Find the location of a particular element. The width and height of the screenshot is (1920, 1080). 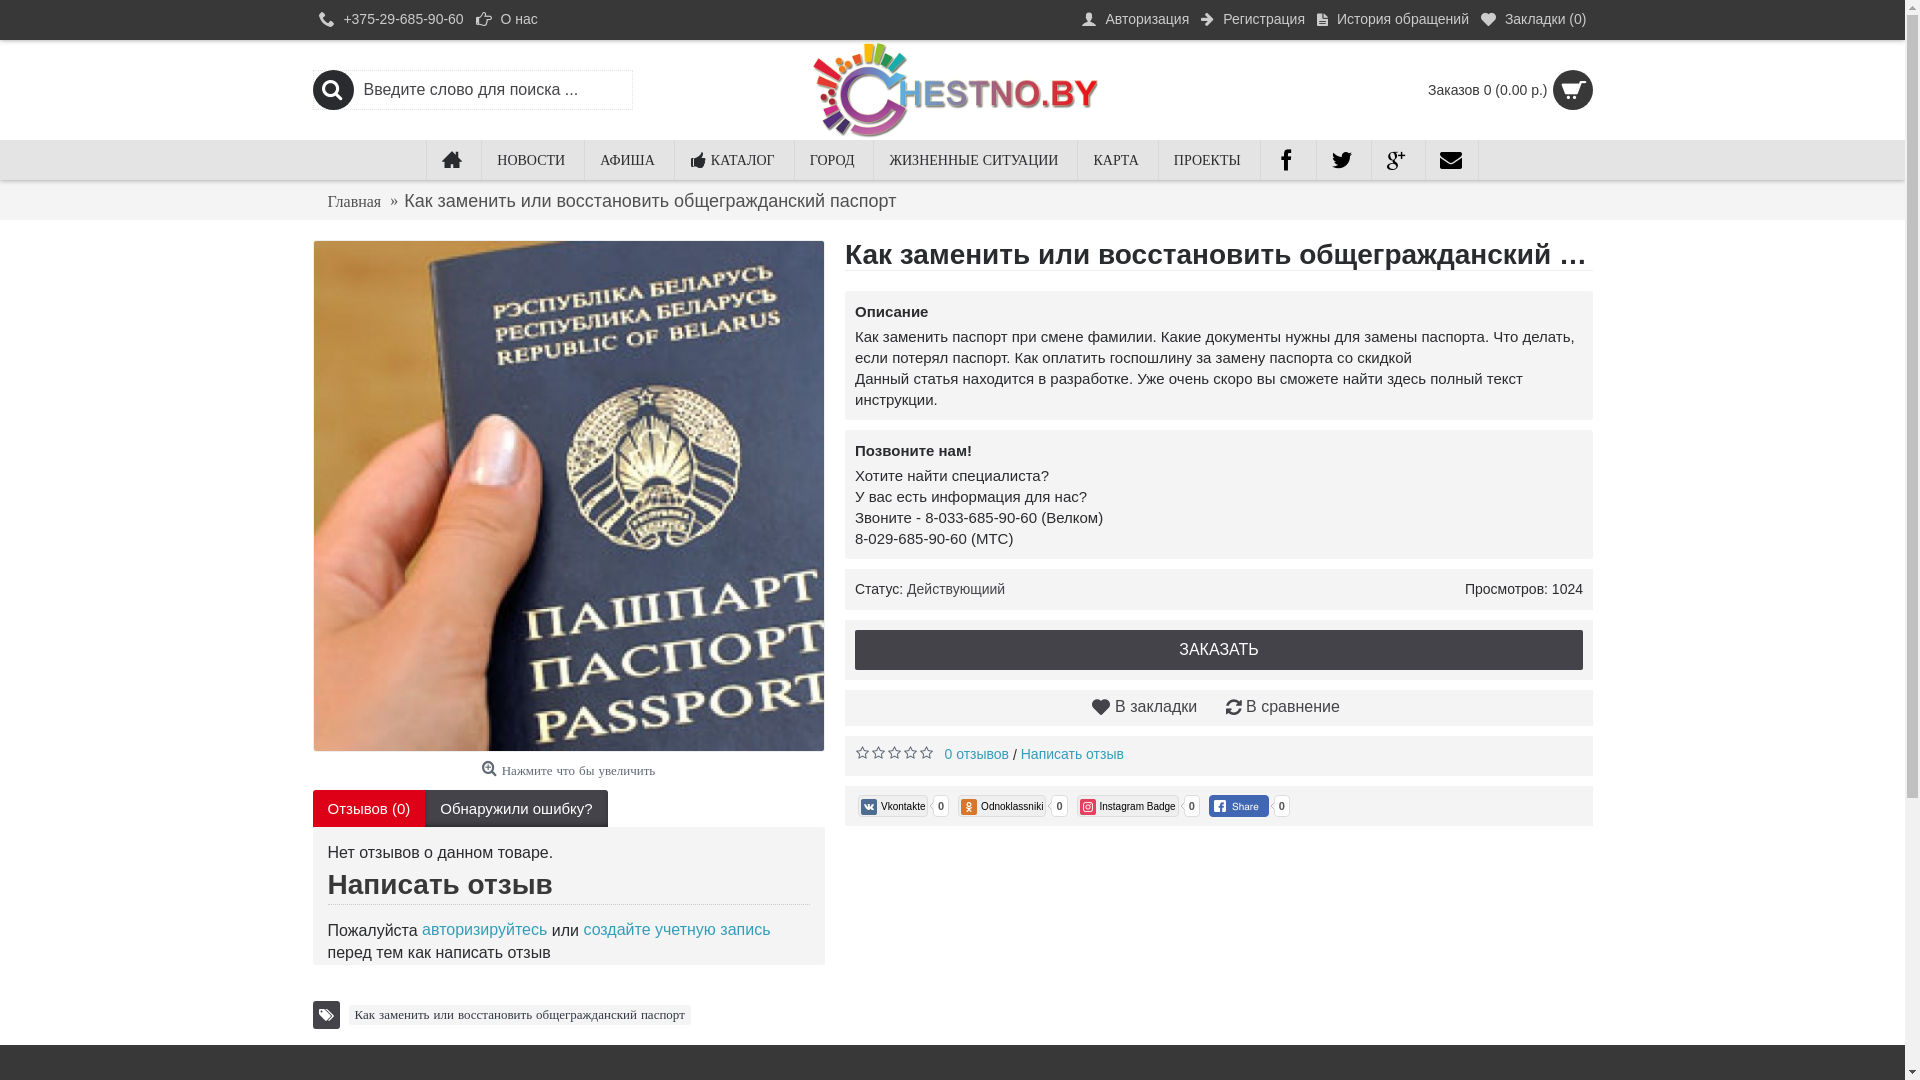

'+375-29-685-90-60' is located at coordinates (390, 19).